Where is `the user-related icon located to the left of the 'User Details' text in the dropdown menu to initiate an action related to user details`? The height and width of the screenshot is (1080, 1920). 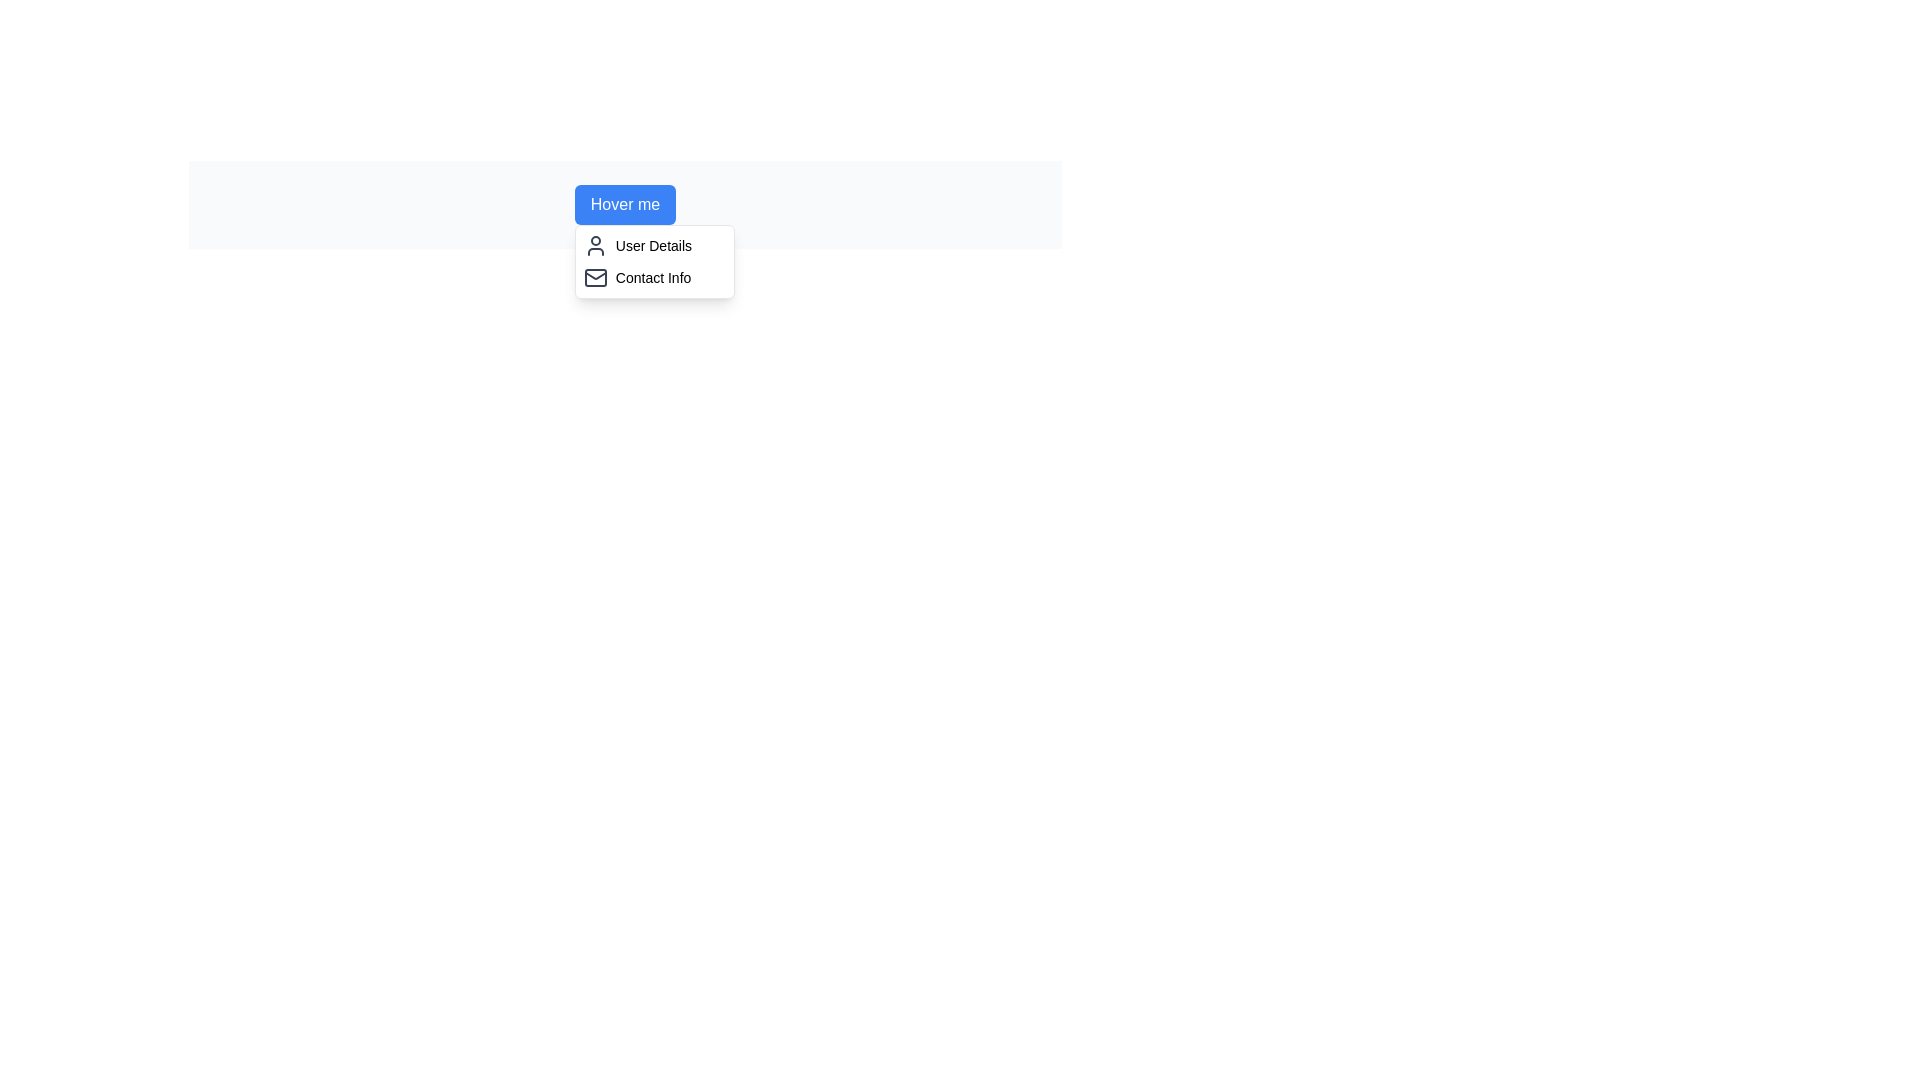 the user-related icon located to the left of the 'User Details' text in the dropdown menu to initiate an action related to user details is located at coordinates (594, 245).